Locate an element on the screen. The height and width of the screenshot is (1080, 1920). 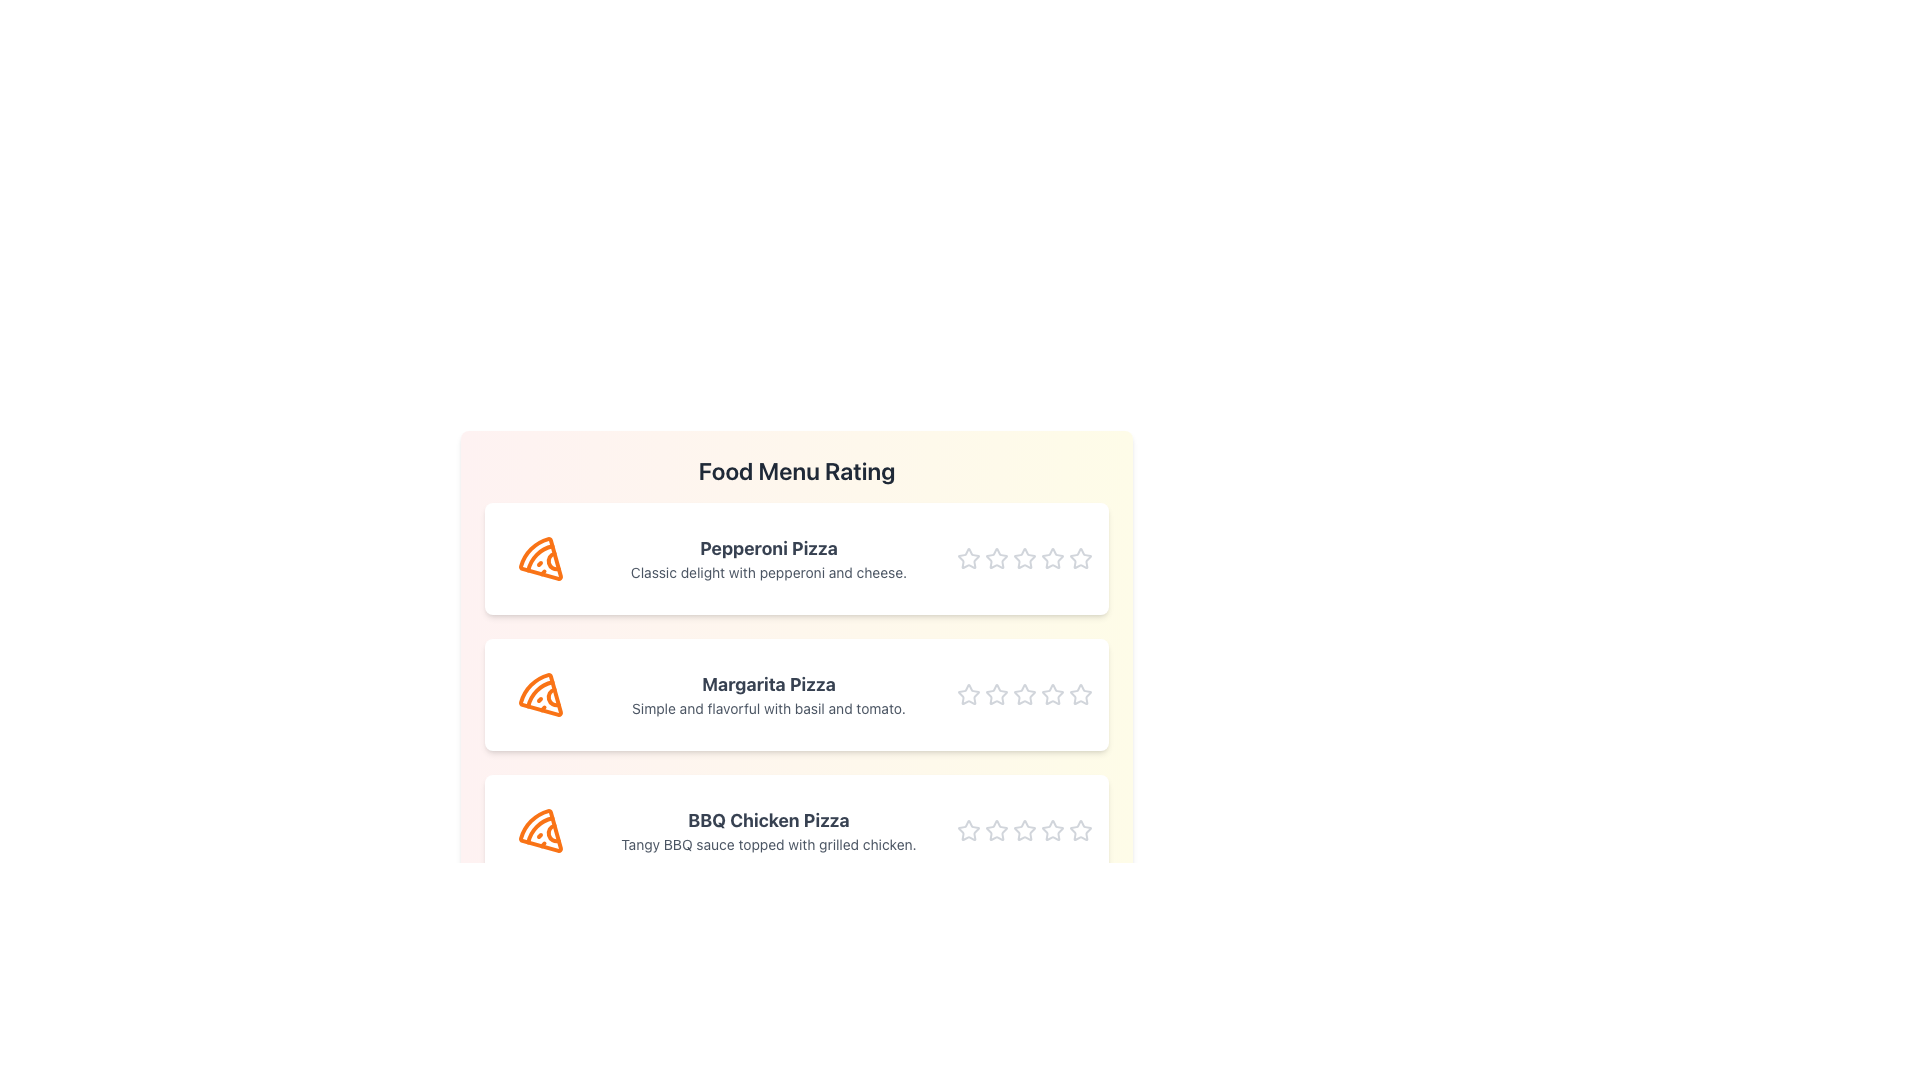
the fourth star icon in the rating system located to the right of the 'Pepperoni Pizza' label is located at coordinates (1051, 559).